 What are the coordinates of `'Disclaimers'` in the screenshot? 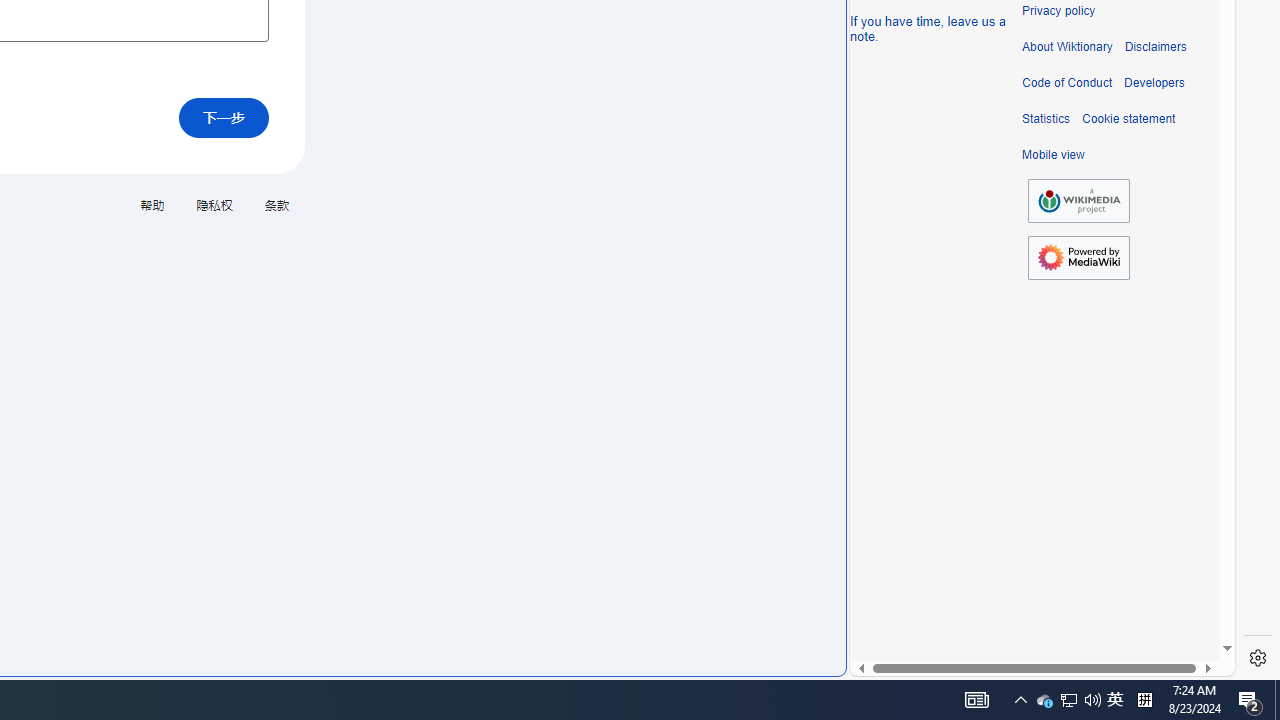 It's located at (1155, 46).